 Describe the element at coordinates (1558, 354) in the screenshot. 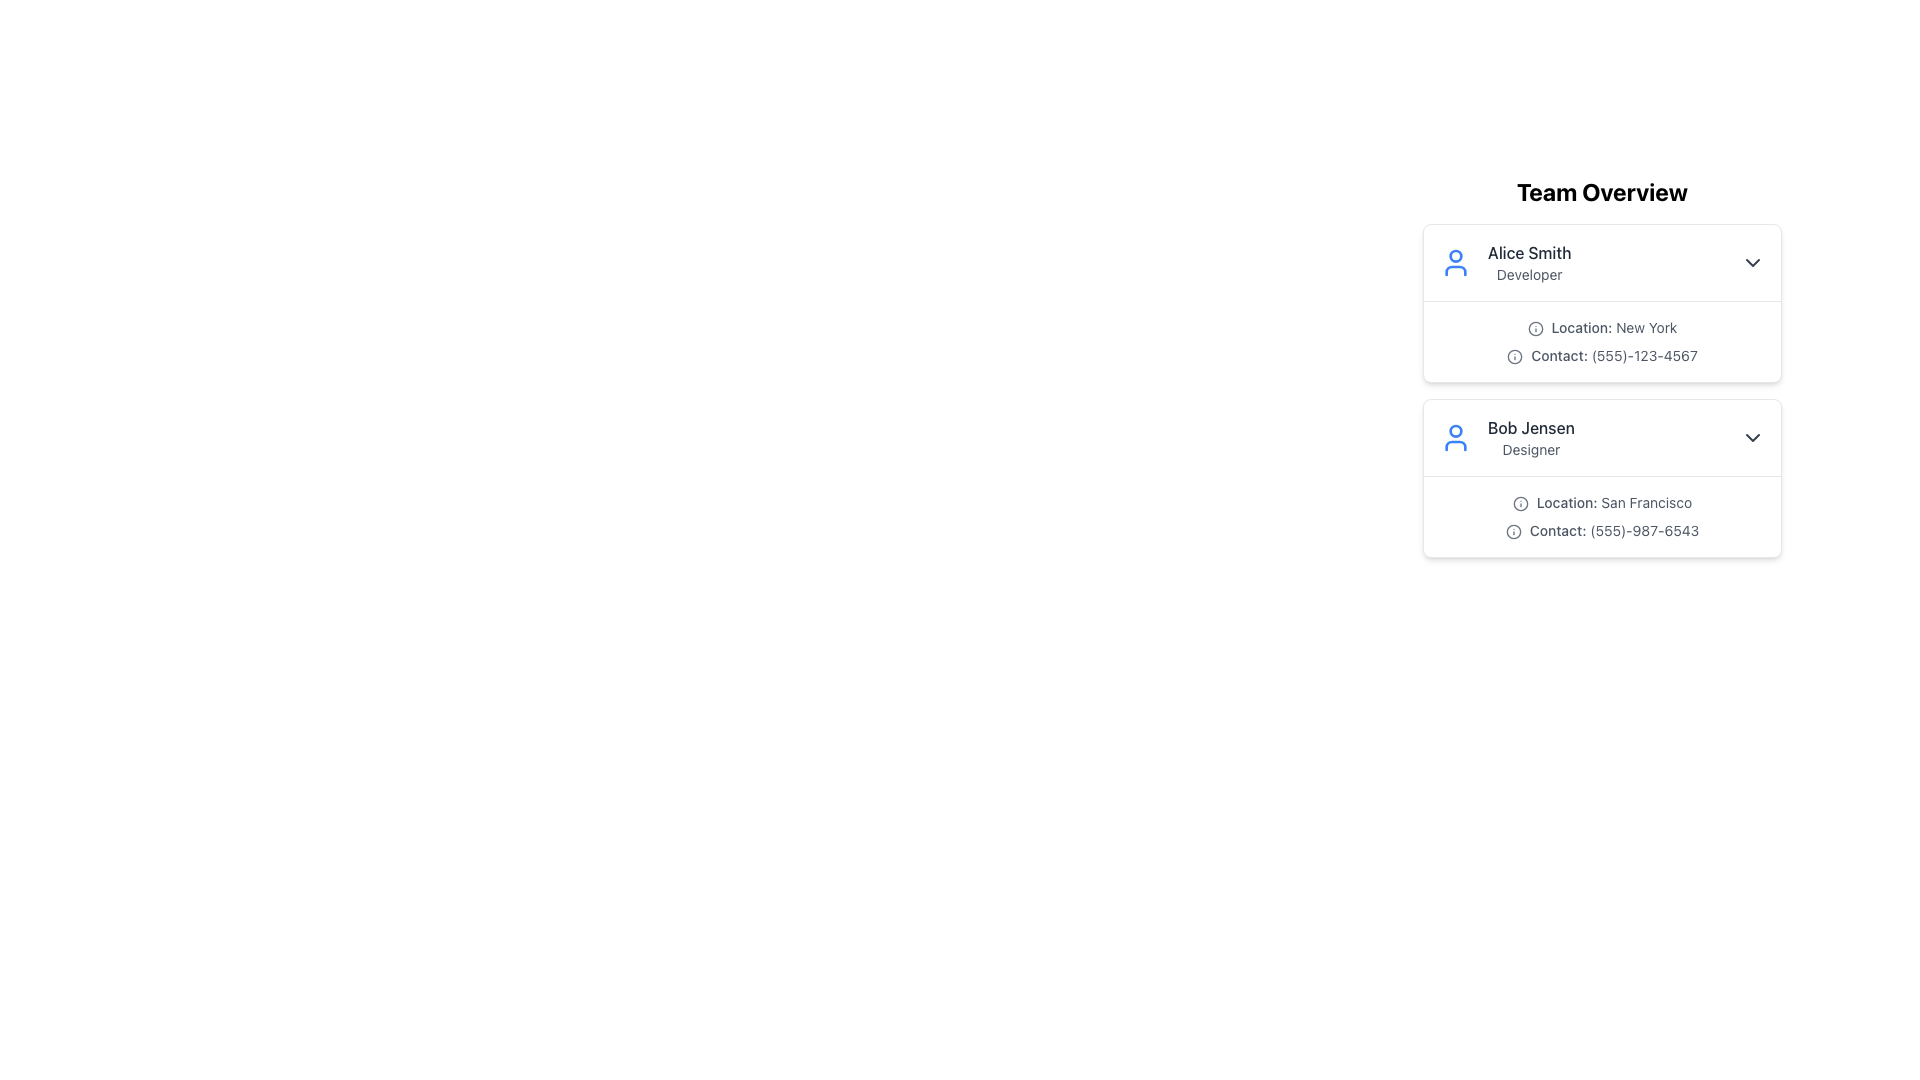

I see `the 'Contact:' label which displays in bold medium font and is positioned in Alice Smith's contact details section` at that location.